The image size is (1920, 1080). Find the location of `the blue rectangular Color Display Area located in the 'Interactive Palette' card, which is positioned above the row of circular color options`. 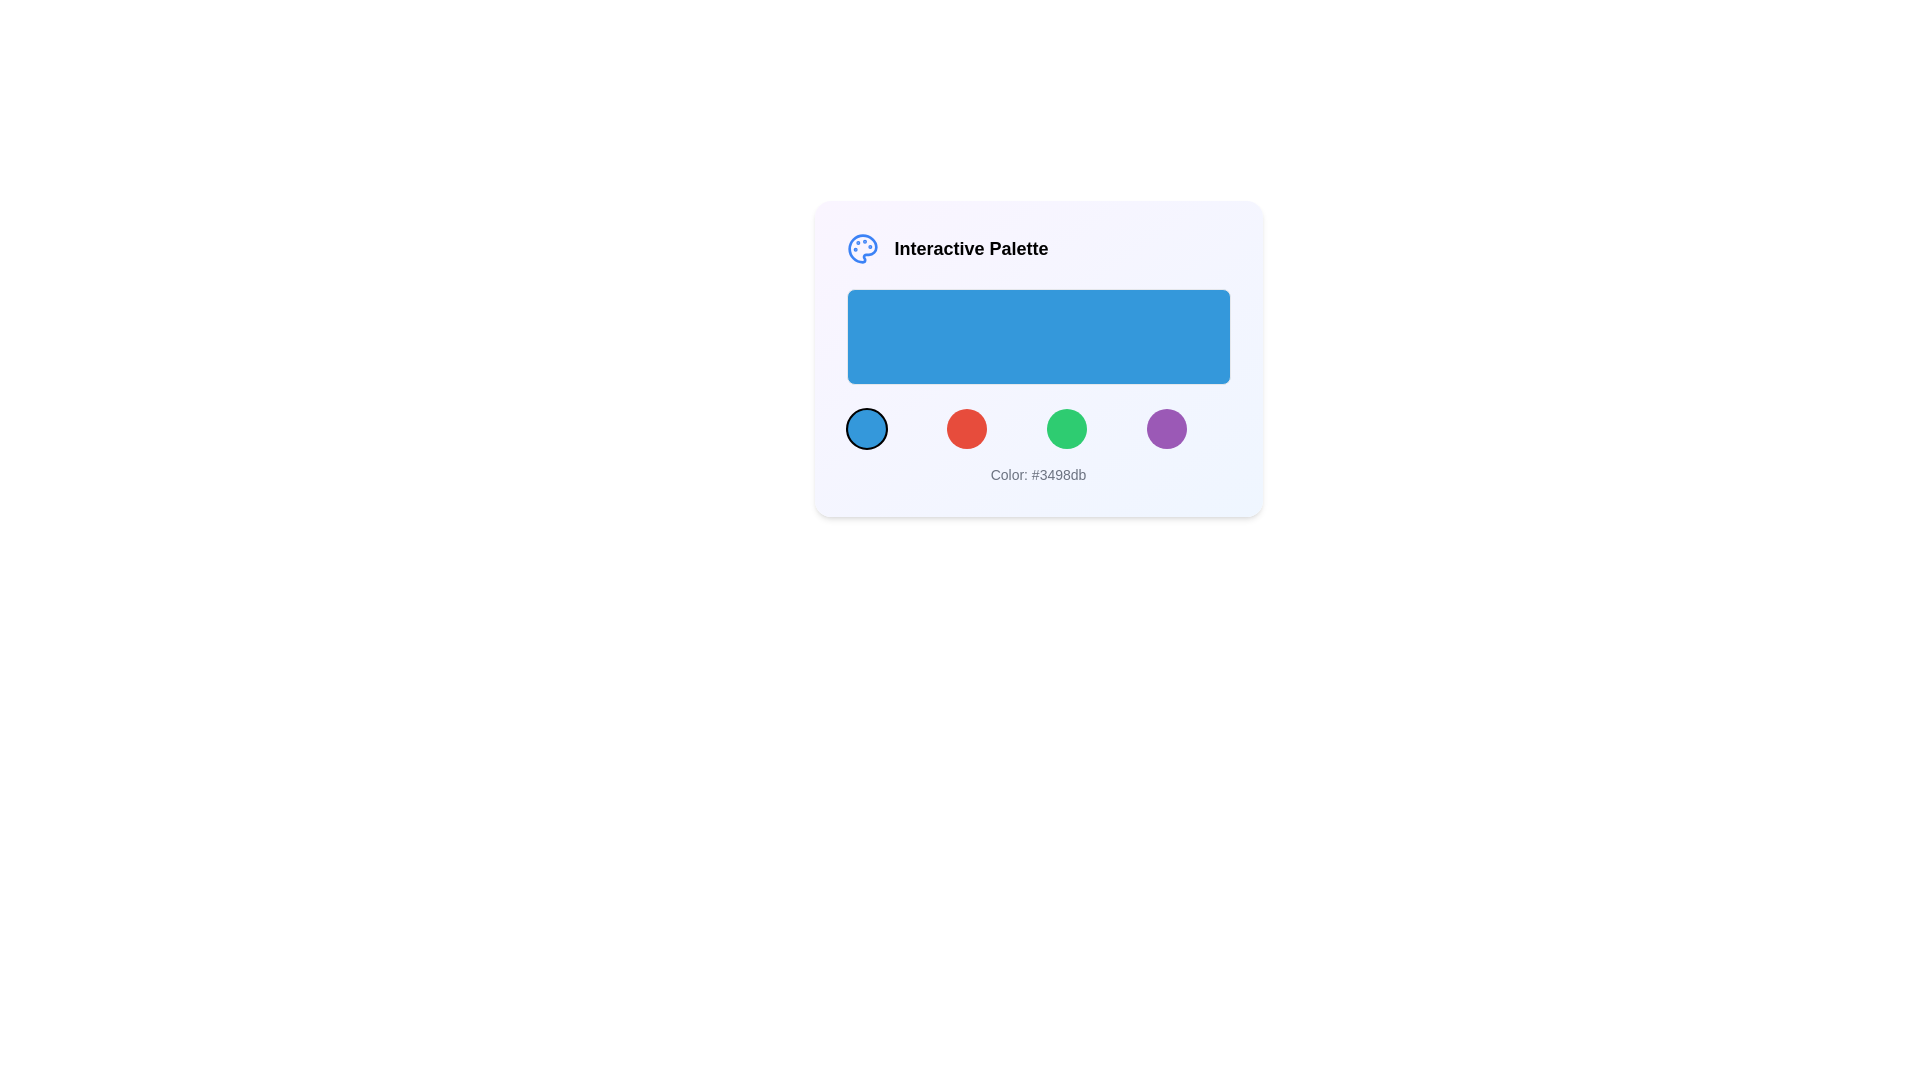

the blue rectangular Color Display Area located in the 'Interactive Palette' card, which is positioned above the row of circular color options is located at coordinates (1038, 369).